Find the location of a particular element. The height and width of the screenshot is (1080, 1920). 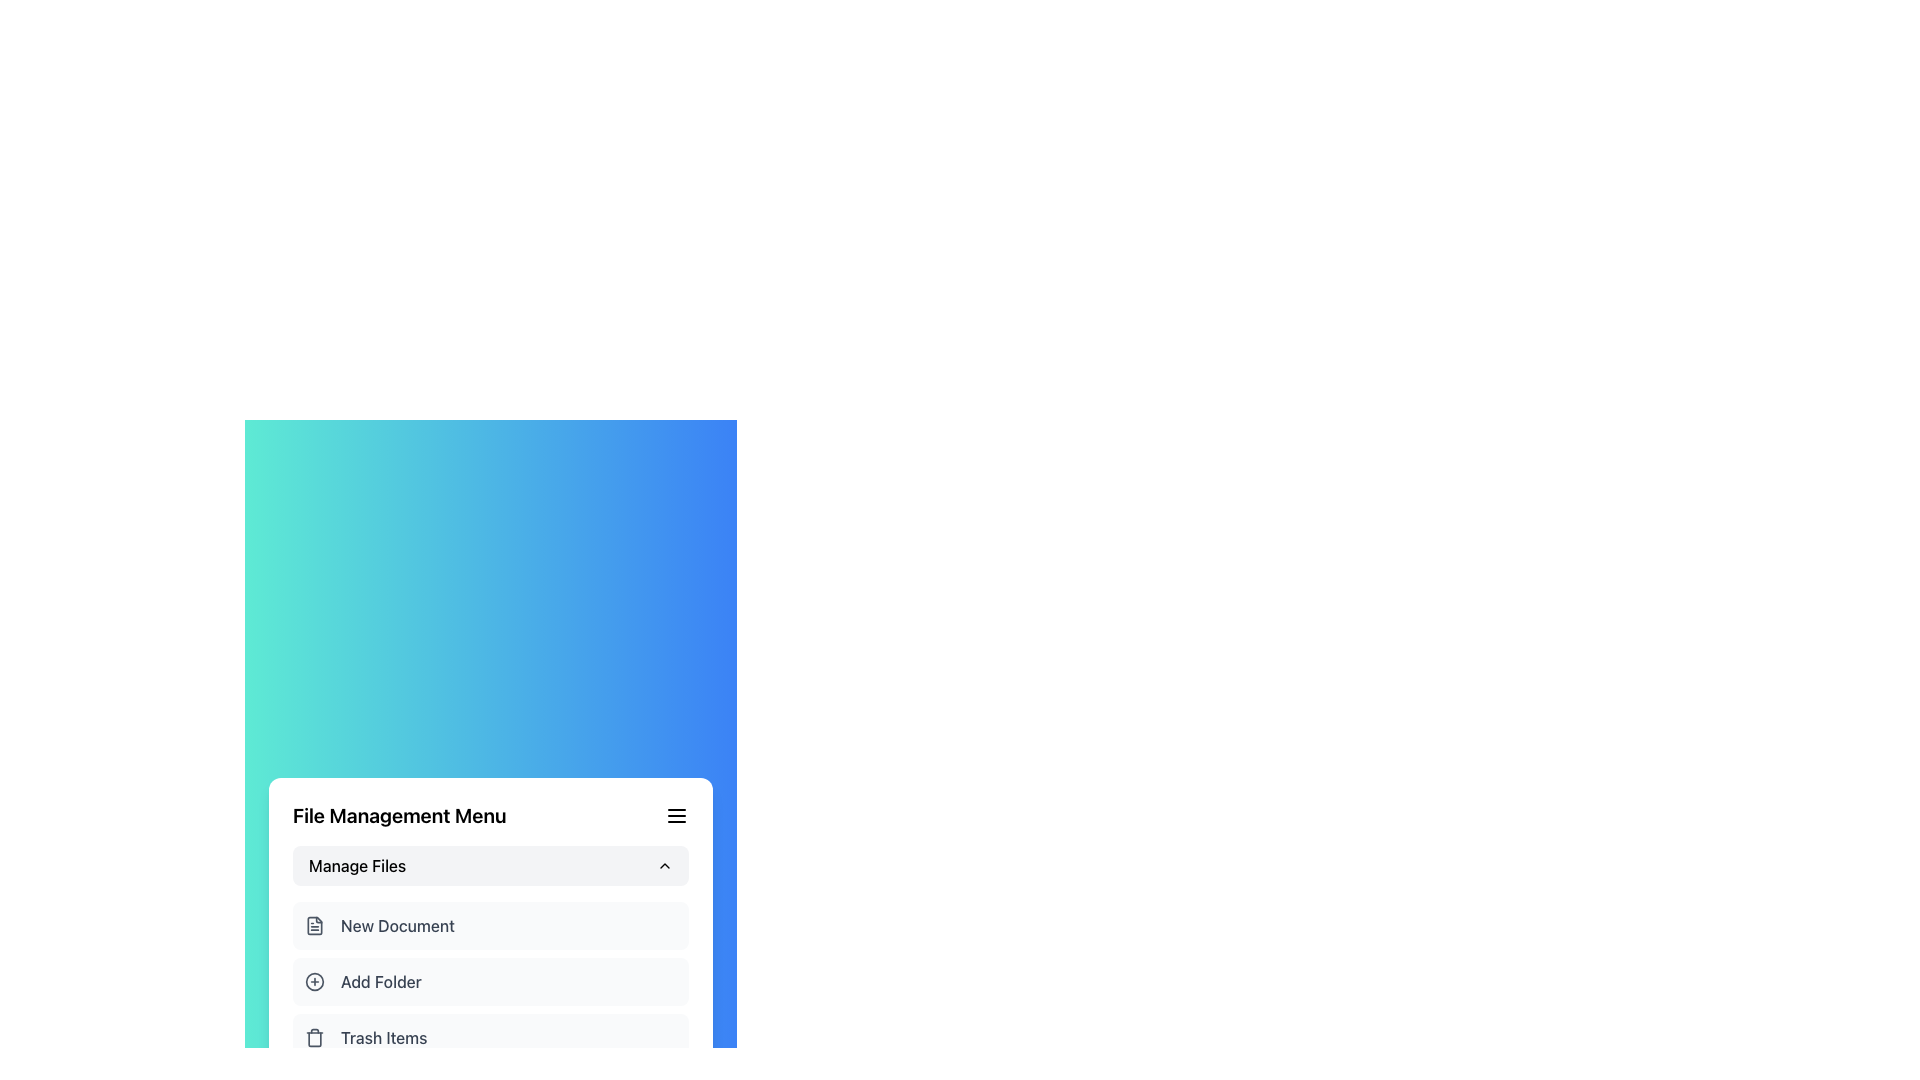

the trash bin icon located to the left of the 'Trash Items' text in the 'File Management Menu' interface is located at coordinates (314, 1036).